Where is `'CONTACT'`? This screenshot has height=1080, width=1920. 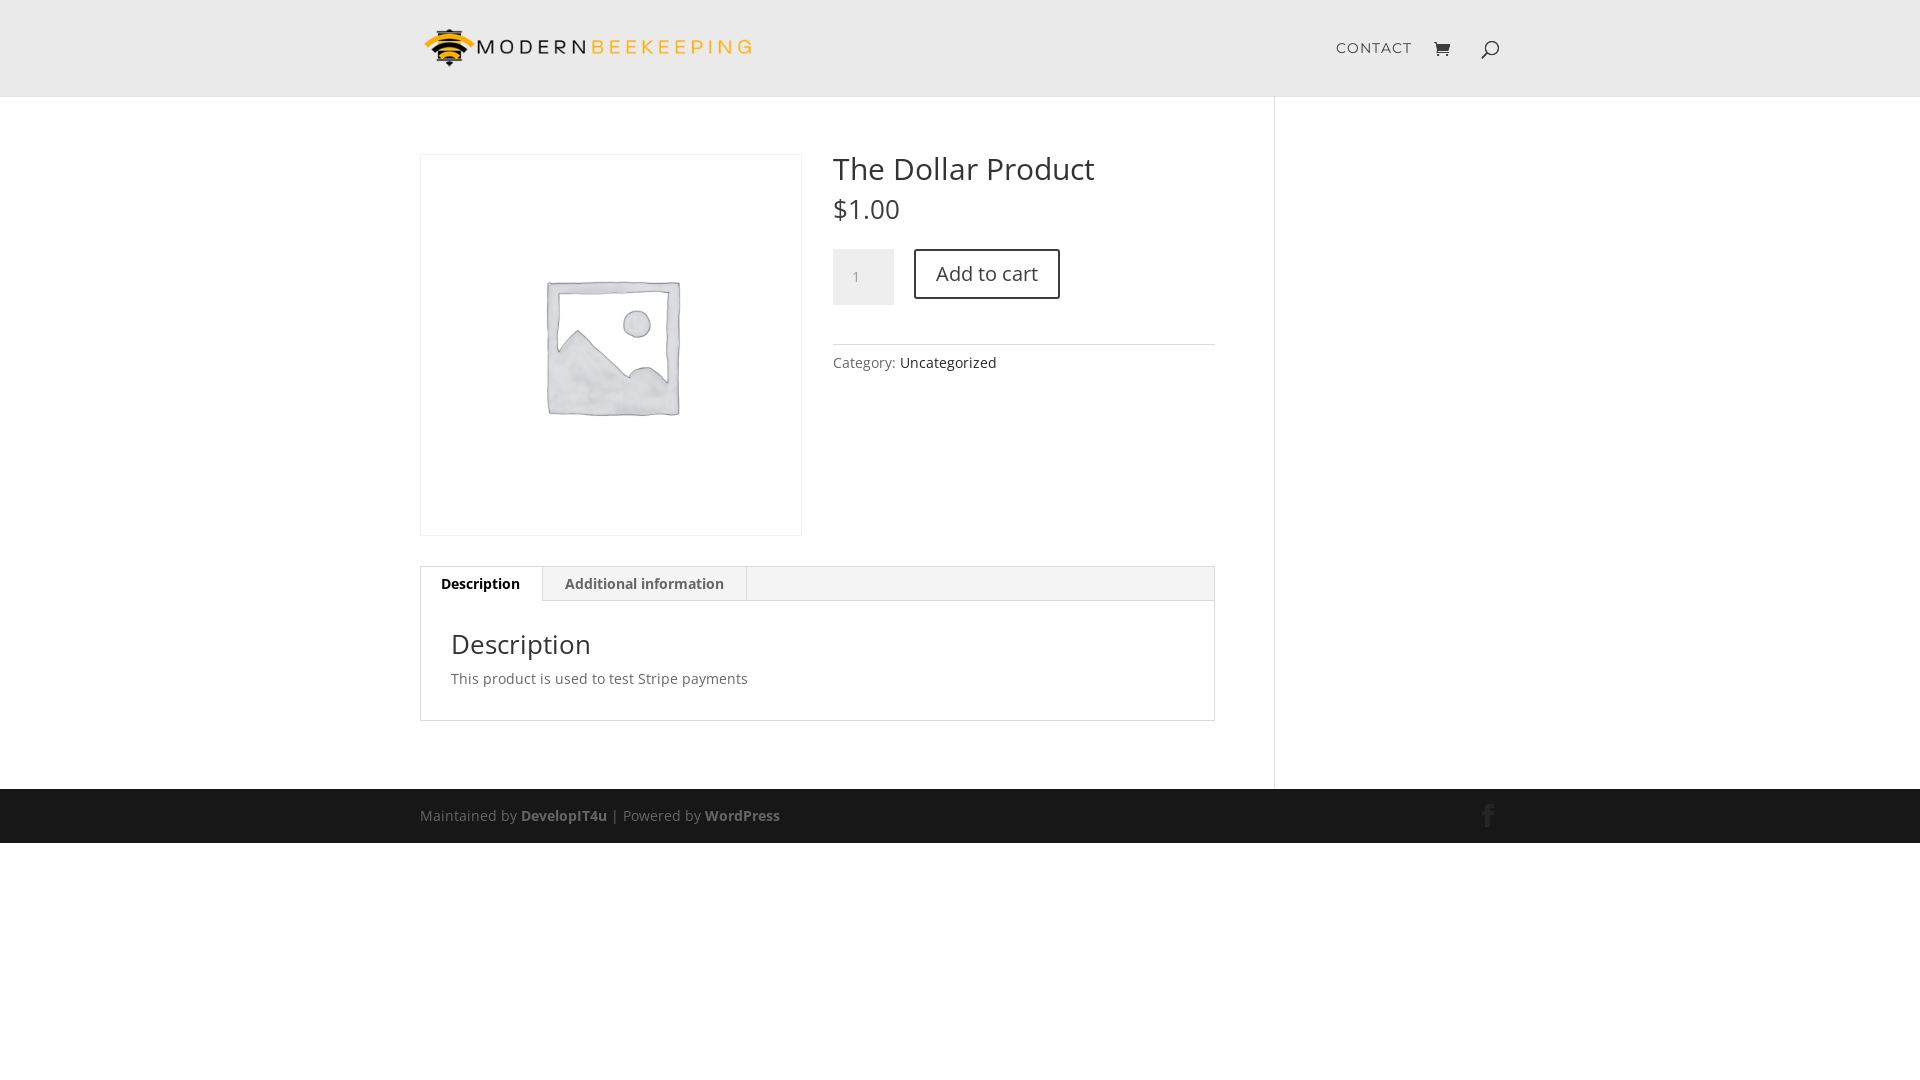 'CONTACT' is located at coordinates (1372, 67).